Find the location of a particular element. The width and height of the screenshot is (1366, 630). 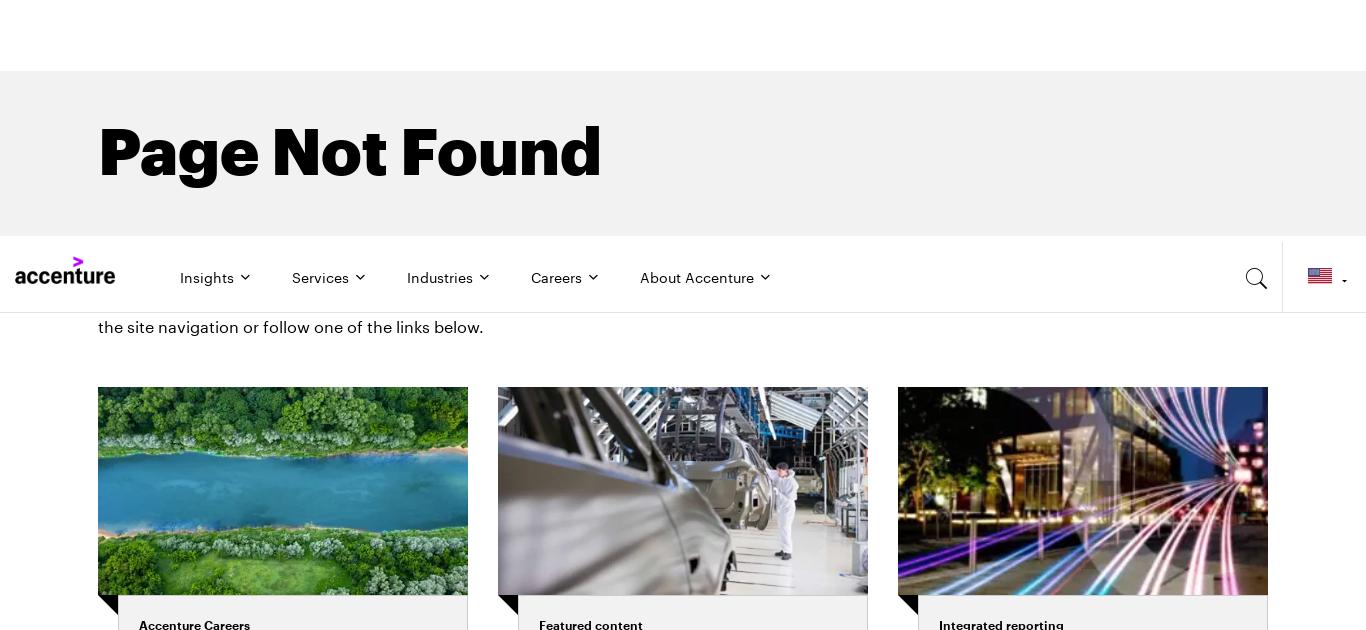

'Accenture careers' is located at coordinates (255, 428).